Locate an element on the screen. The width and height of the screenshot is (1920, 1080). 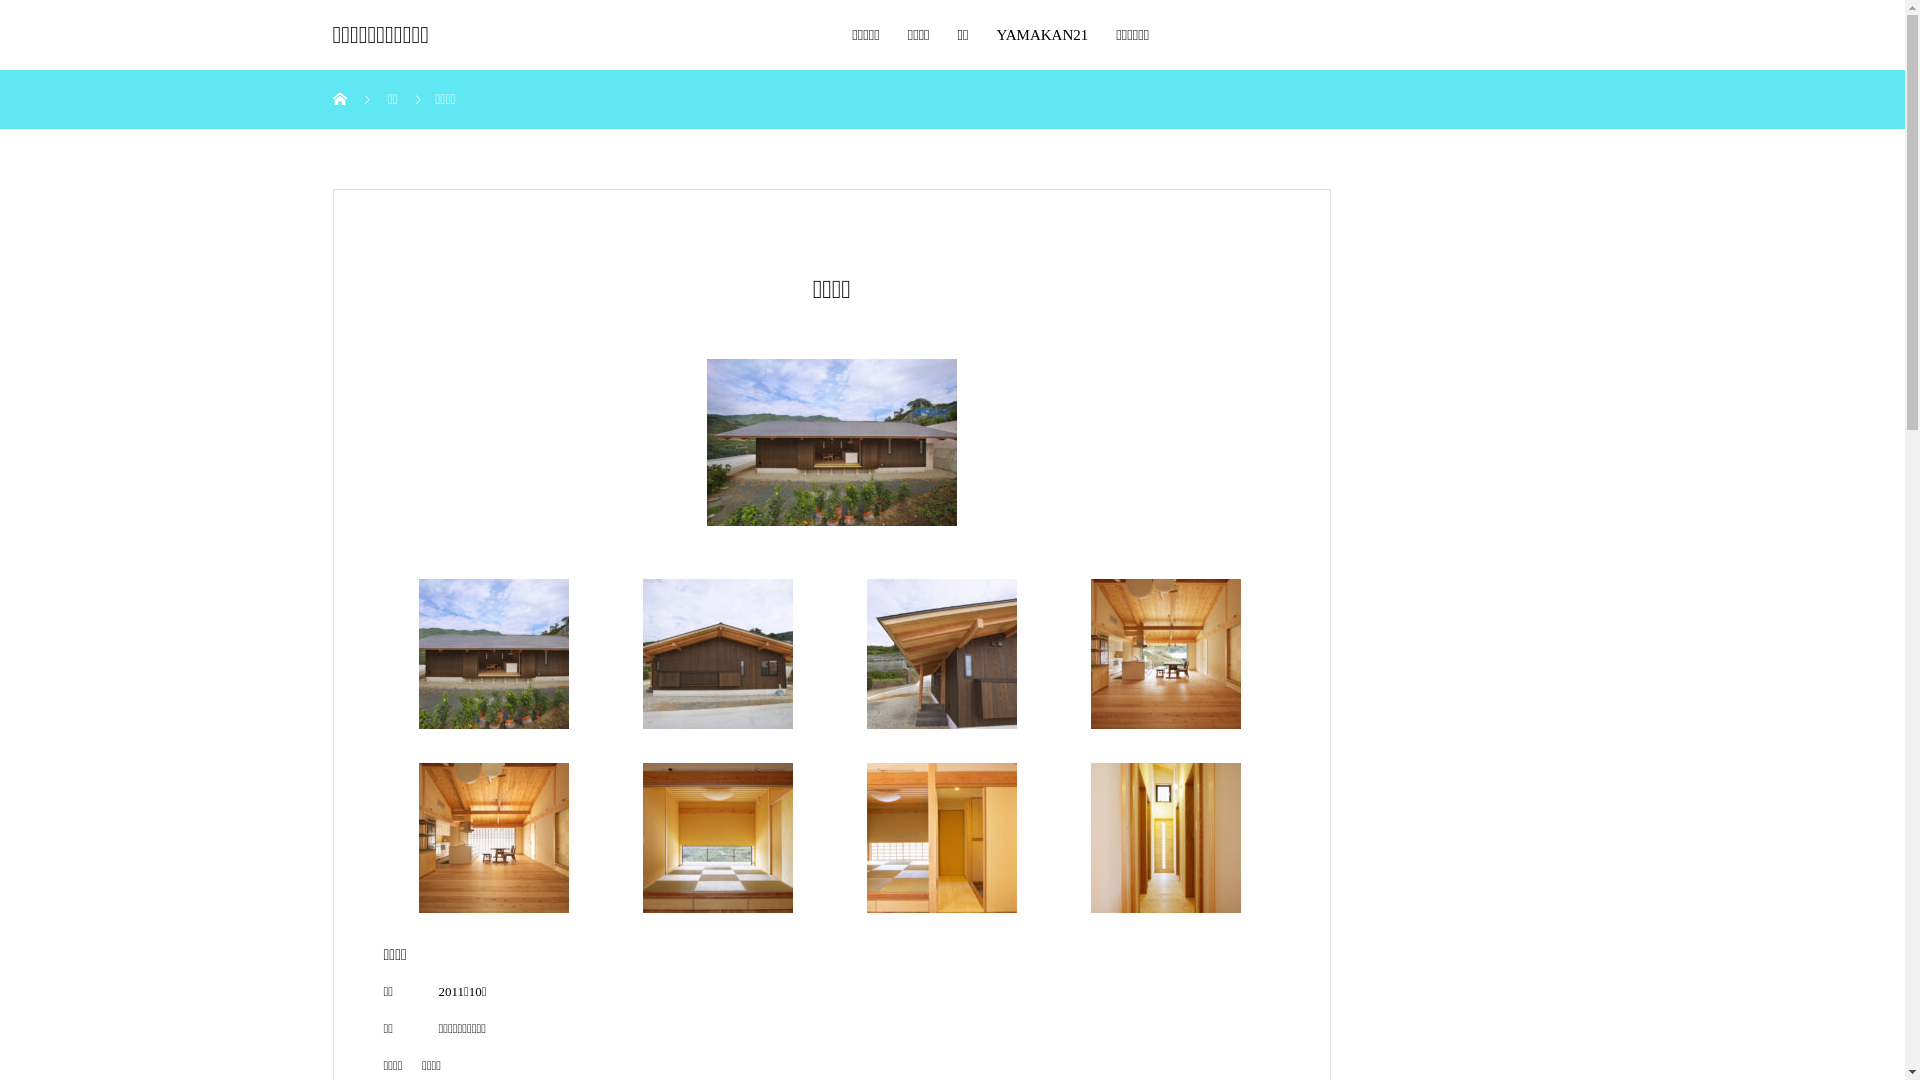
'YAMAKAN21' is located at coordinates (1041, 34).